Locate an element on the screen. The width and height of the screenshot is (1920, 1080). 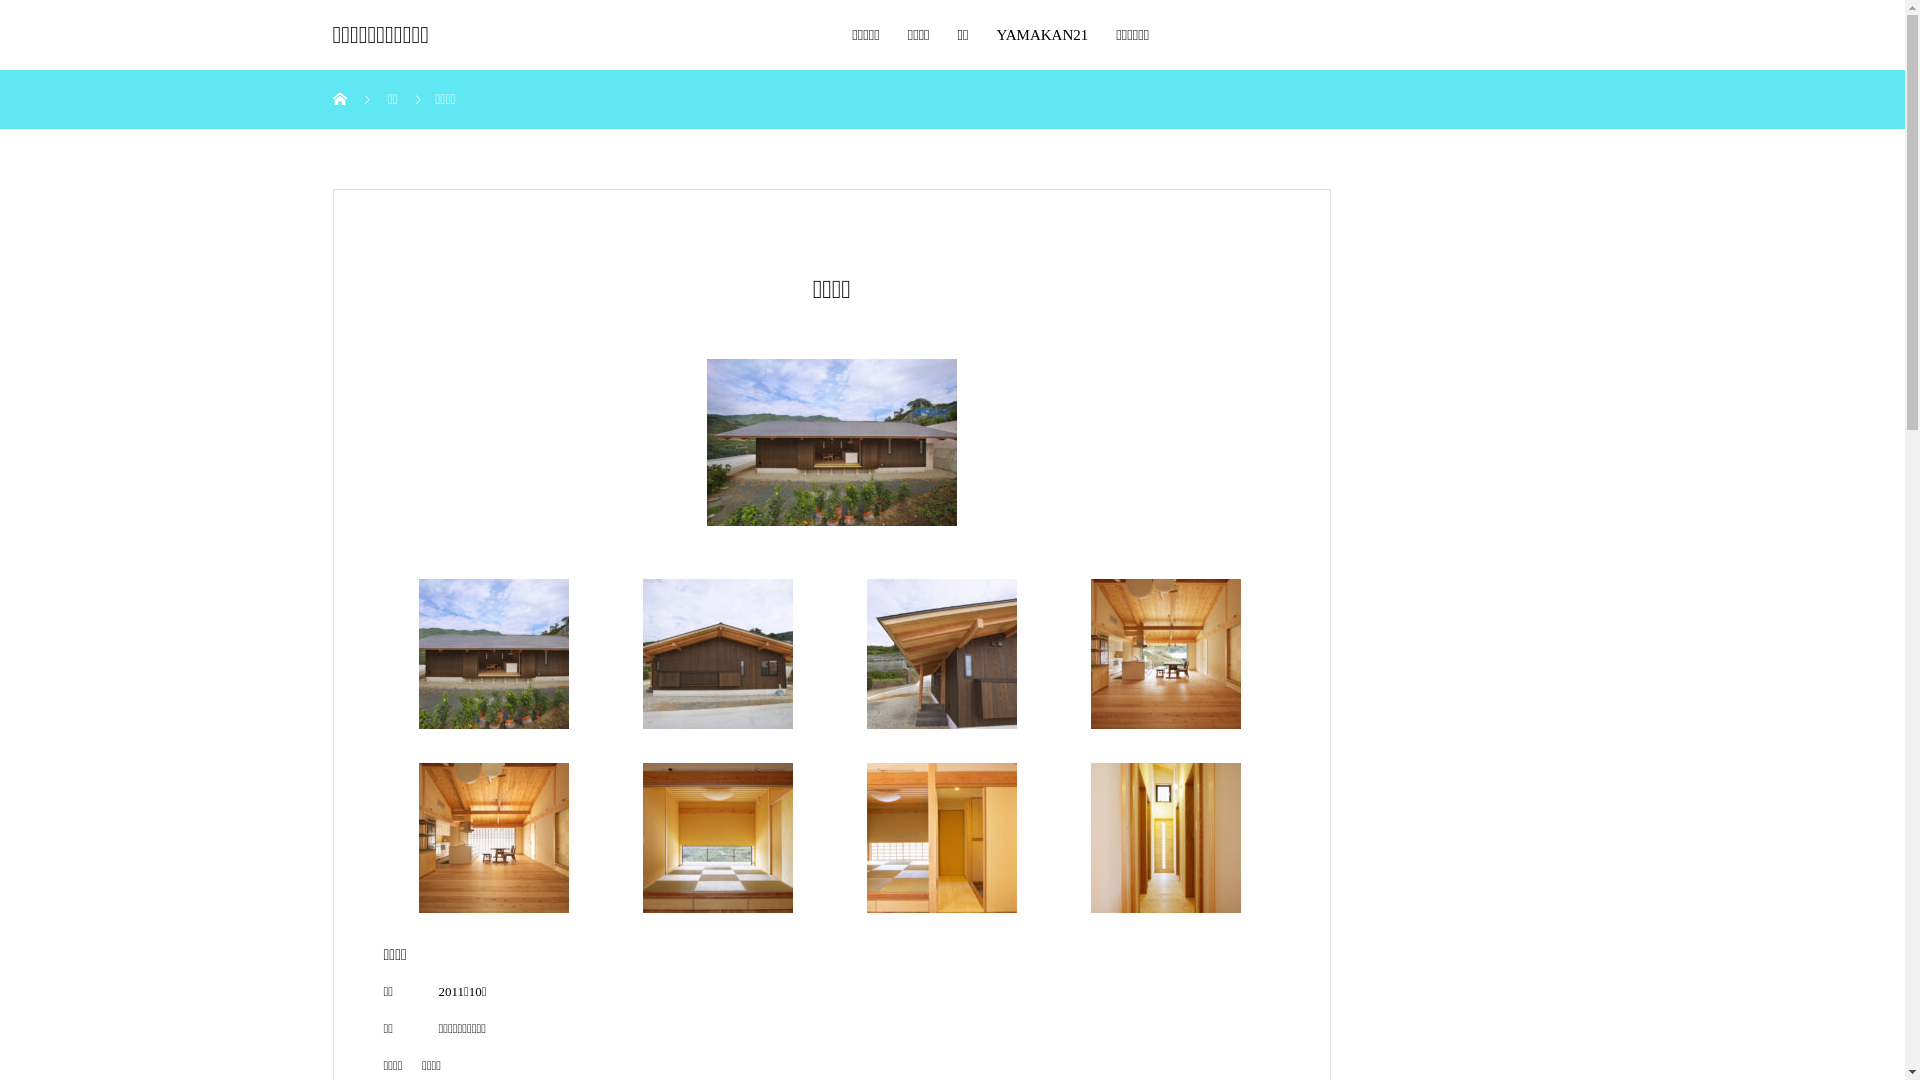
'YAMAKAN21' is located at coordinates (1041, 34).